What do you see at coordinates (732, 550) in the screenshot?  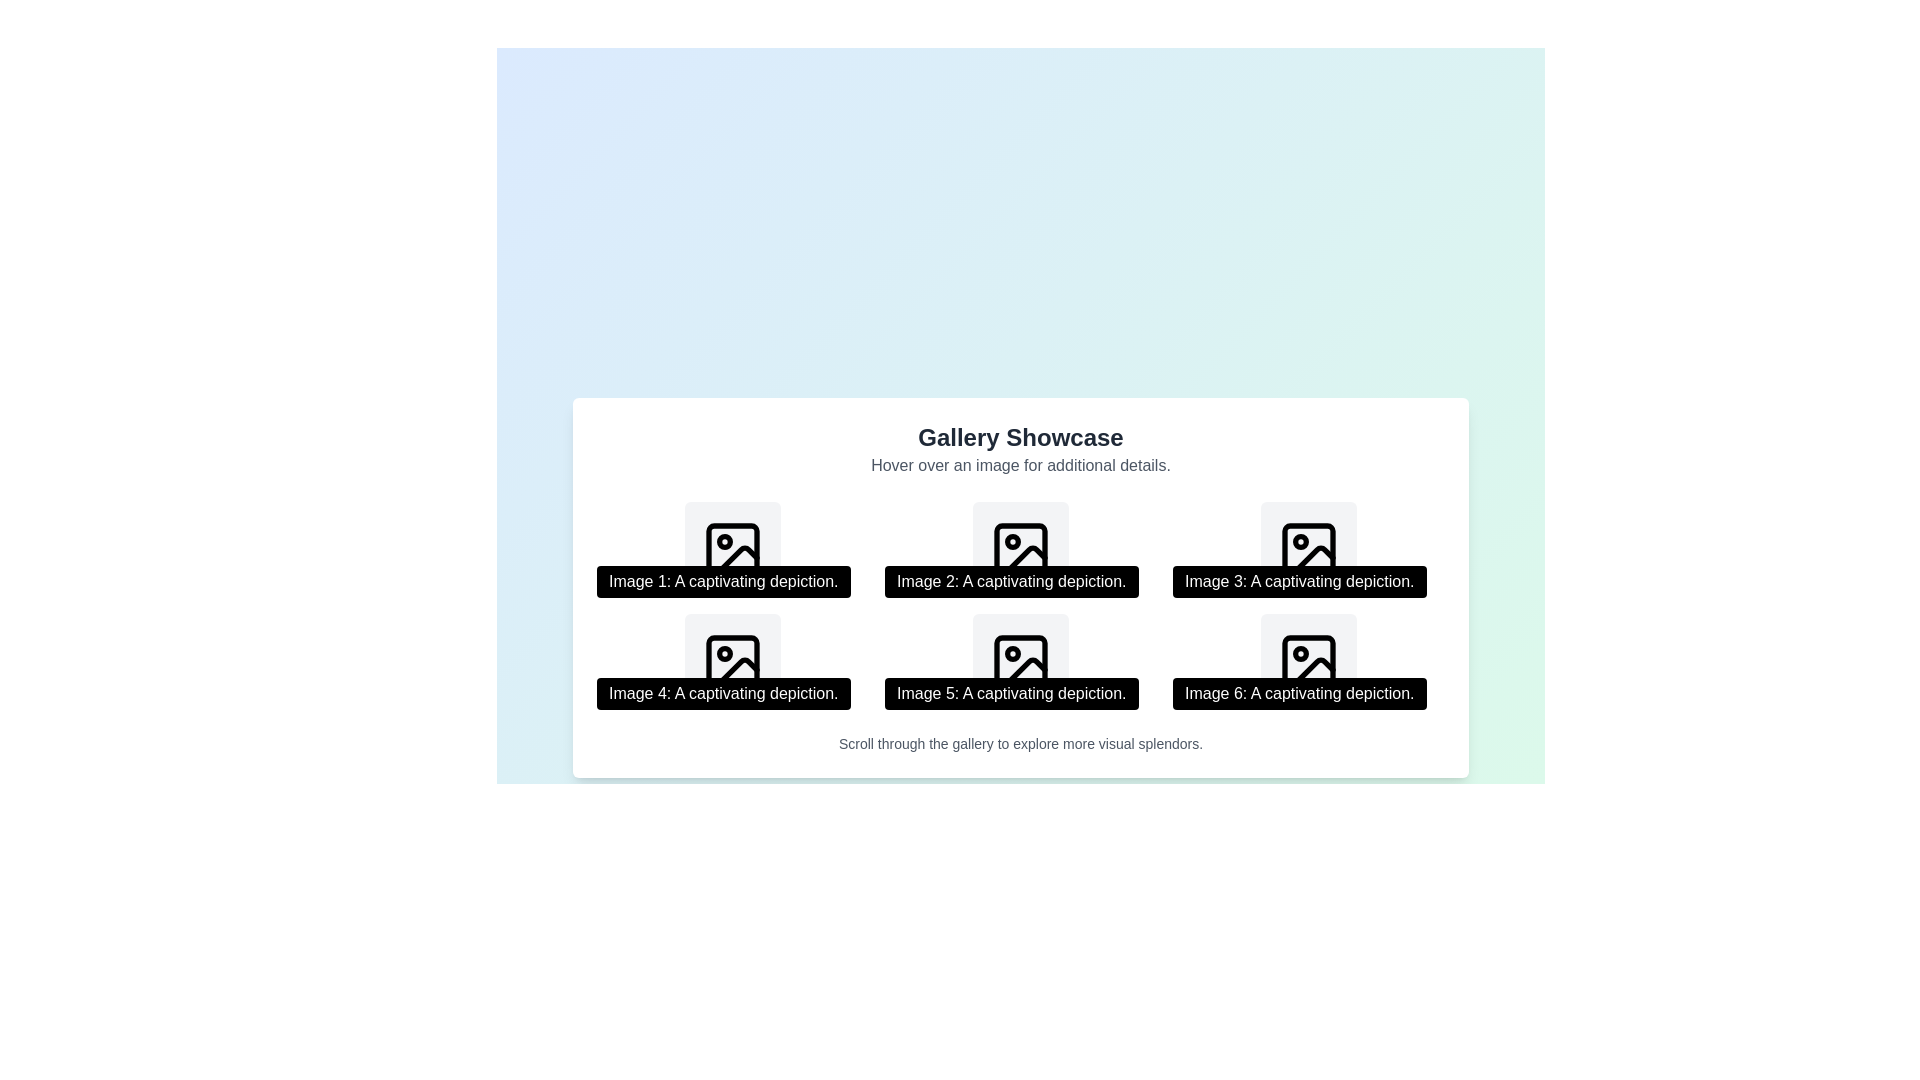 I see `the non-interactive rectangular graphical component located within the top-left image preview of the gallery grid` at bounding box center [732, 550].